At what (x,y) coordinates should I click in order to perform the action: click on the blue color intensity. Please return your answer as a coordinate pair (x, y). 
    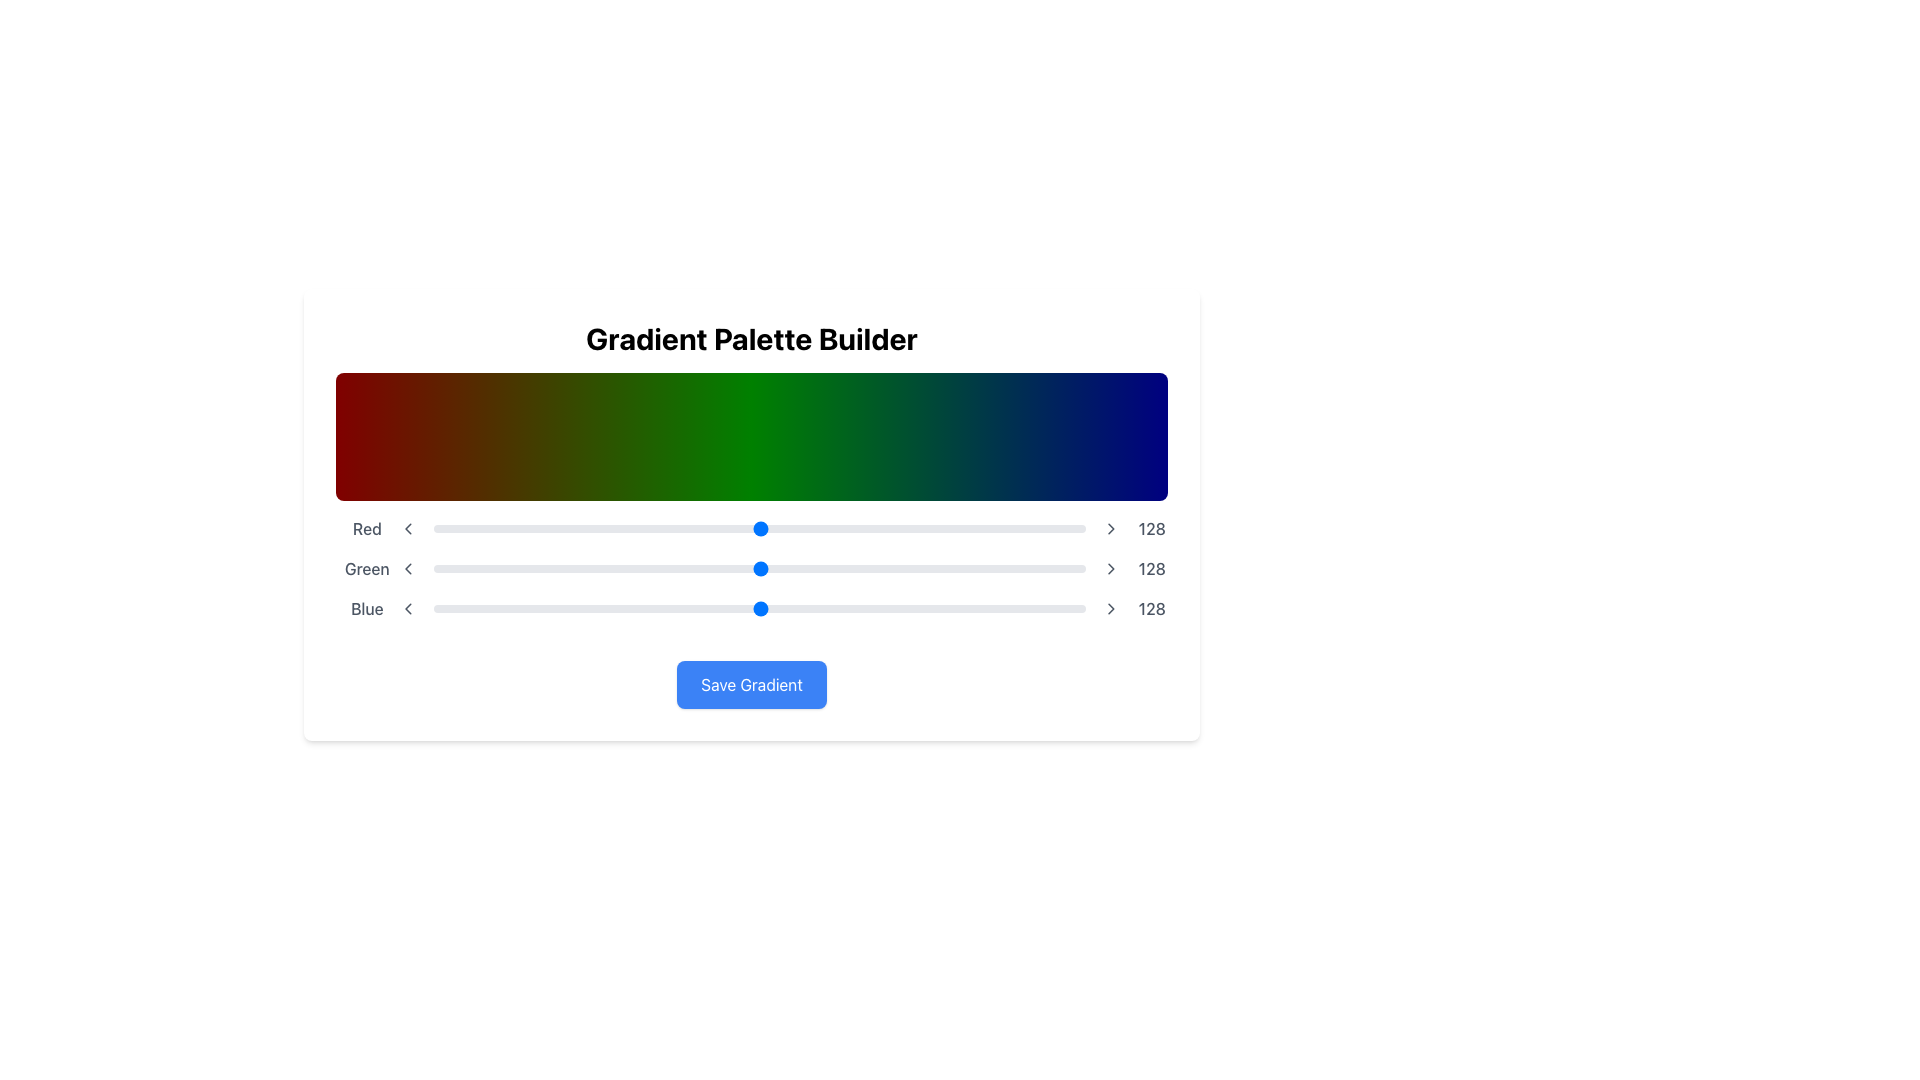
    Looking at the image, I should click on (450, 604).